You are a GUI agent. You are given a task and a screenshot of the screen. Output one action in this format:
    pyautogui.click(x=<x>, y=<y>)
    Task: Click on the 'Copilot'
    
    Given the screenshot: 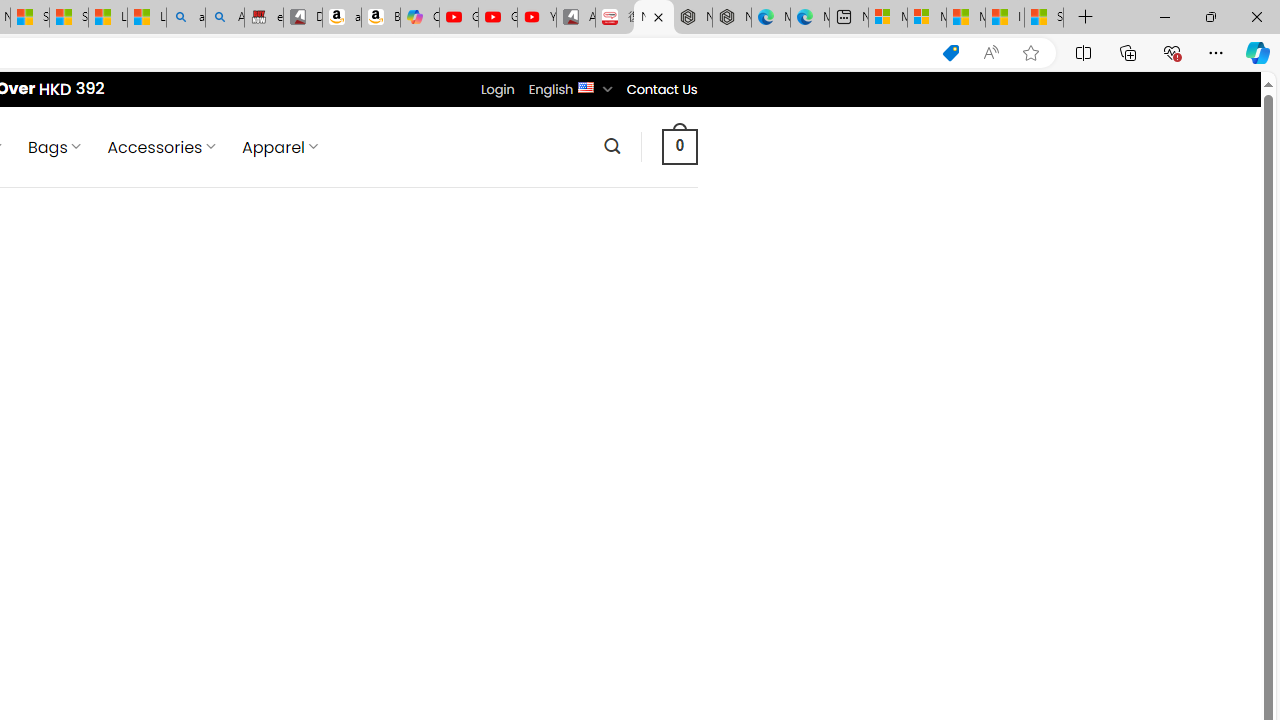 What is the action you would take?
    pyautogui.click(x=418, y=17)
    